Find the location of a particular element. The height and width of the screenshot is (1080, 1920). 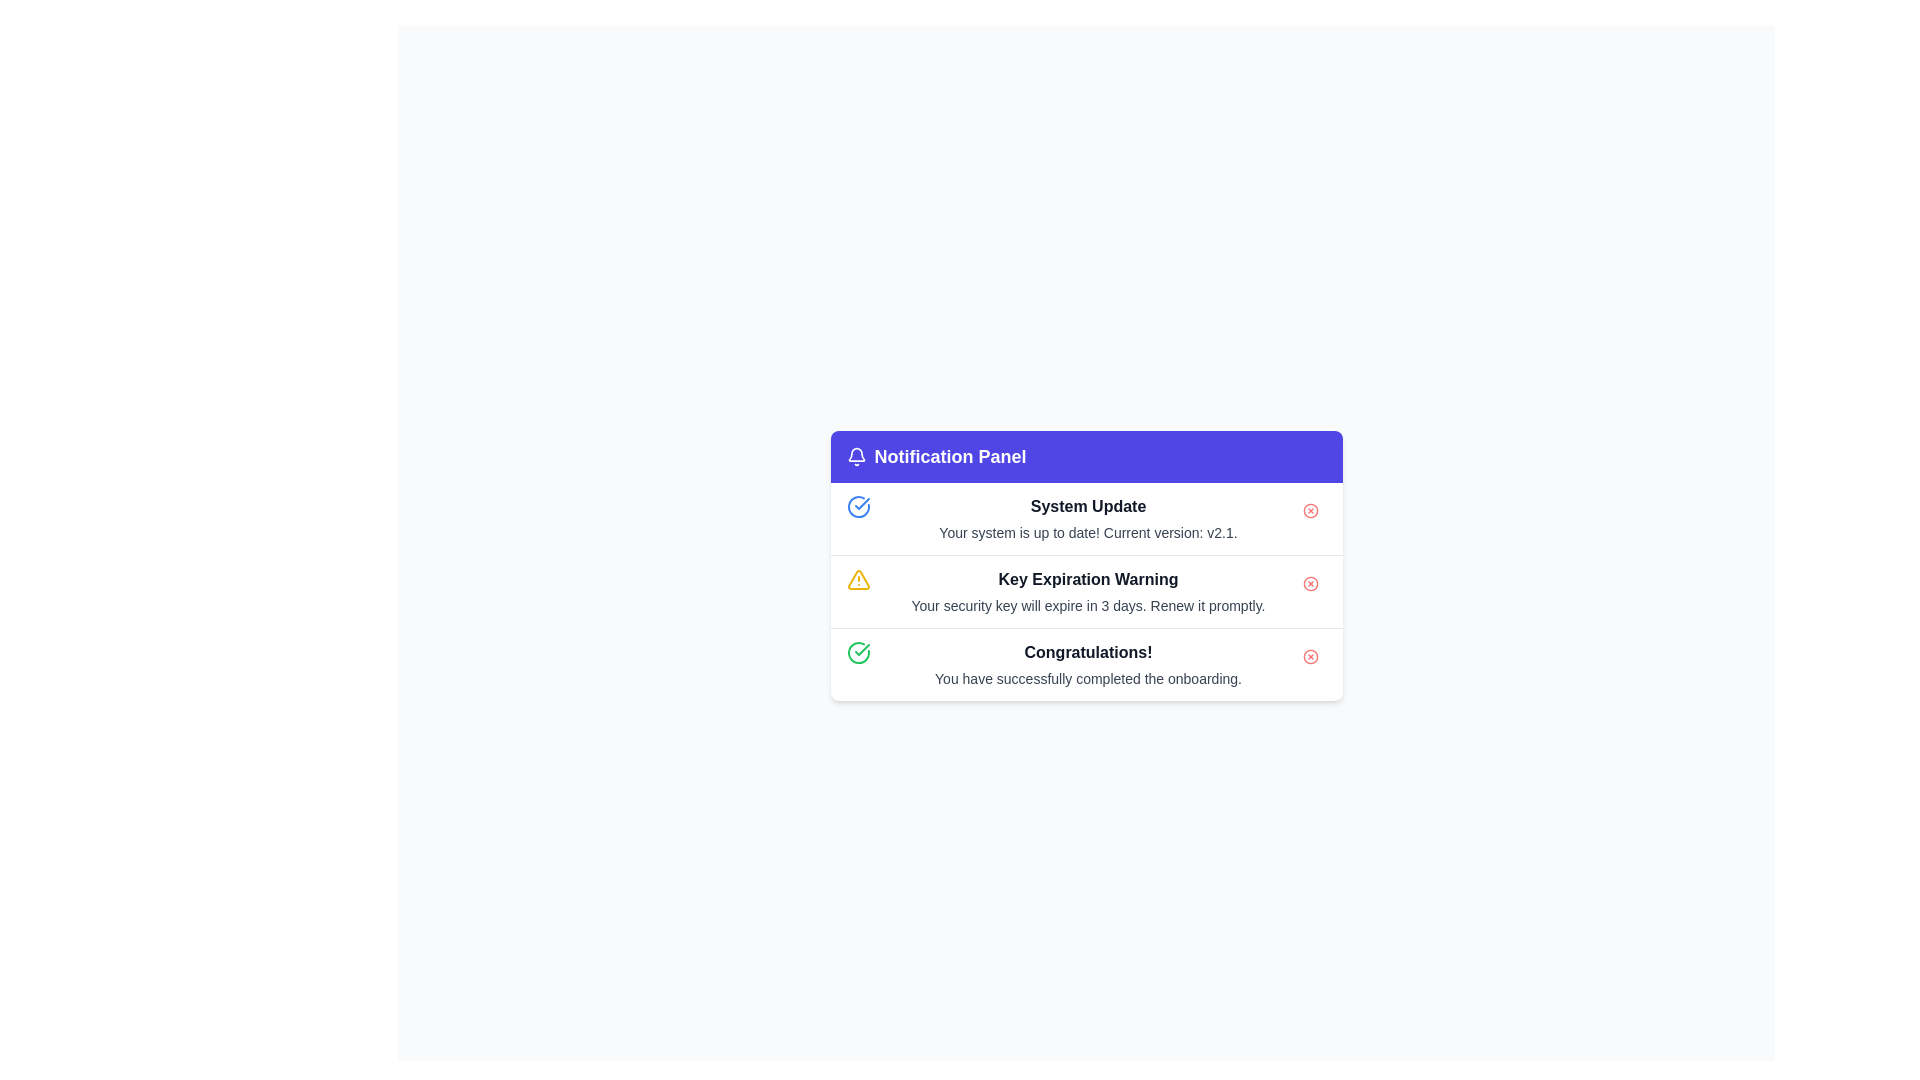

the third notification message row that confirms the successful completion of an action (onboarding) is located at coordinates (1087, 664).